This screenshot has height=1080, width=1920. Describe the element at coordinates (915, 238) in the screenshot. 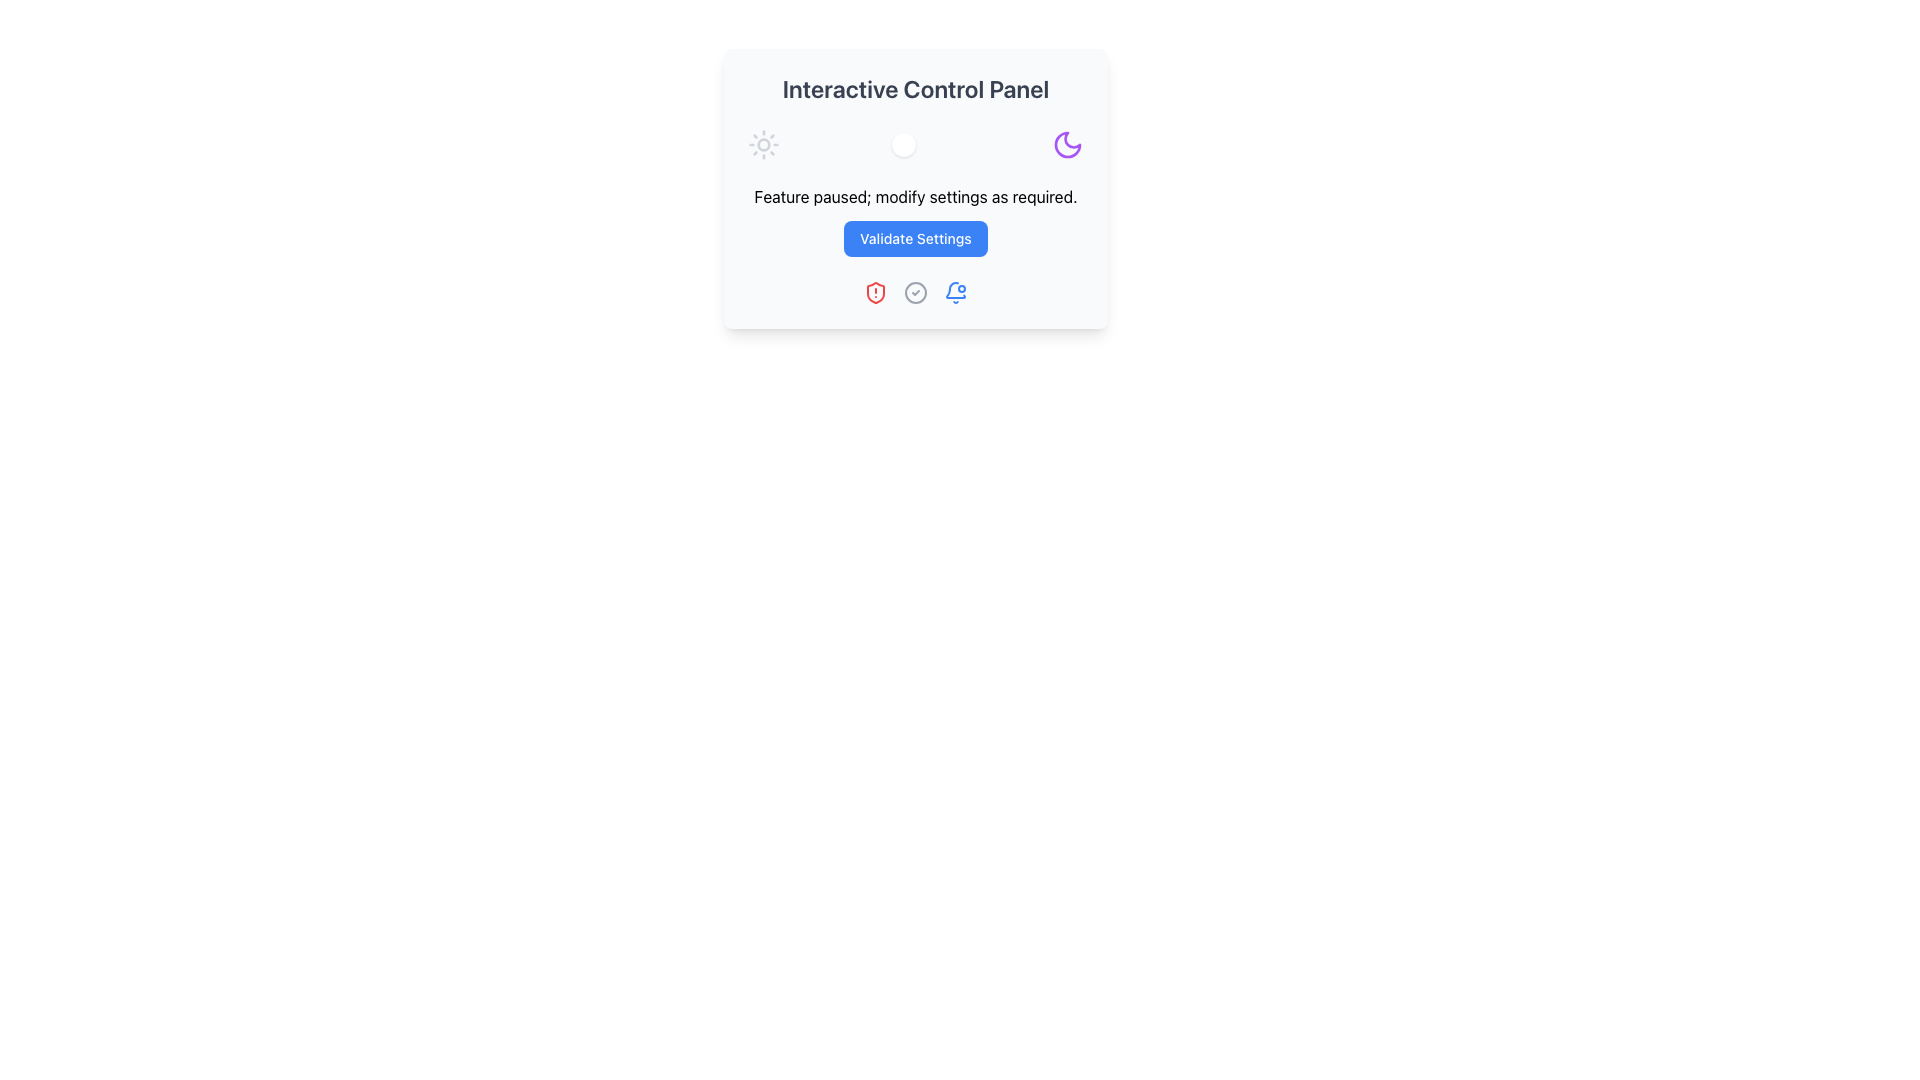

I see `the rectangular button with a blue background and white text labeled 'Validate Settings' to validate settings` at that location.